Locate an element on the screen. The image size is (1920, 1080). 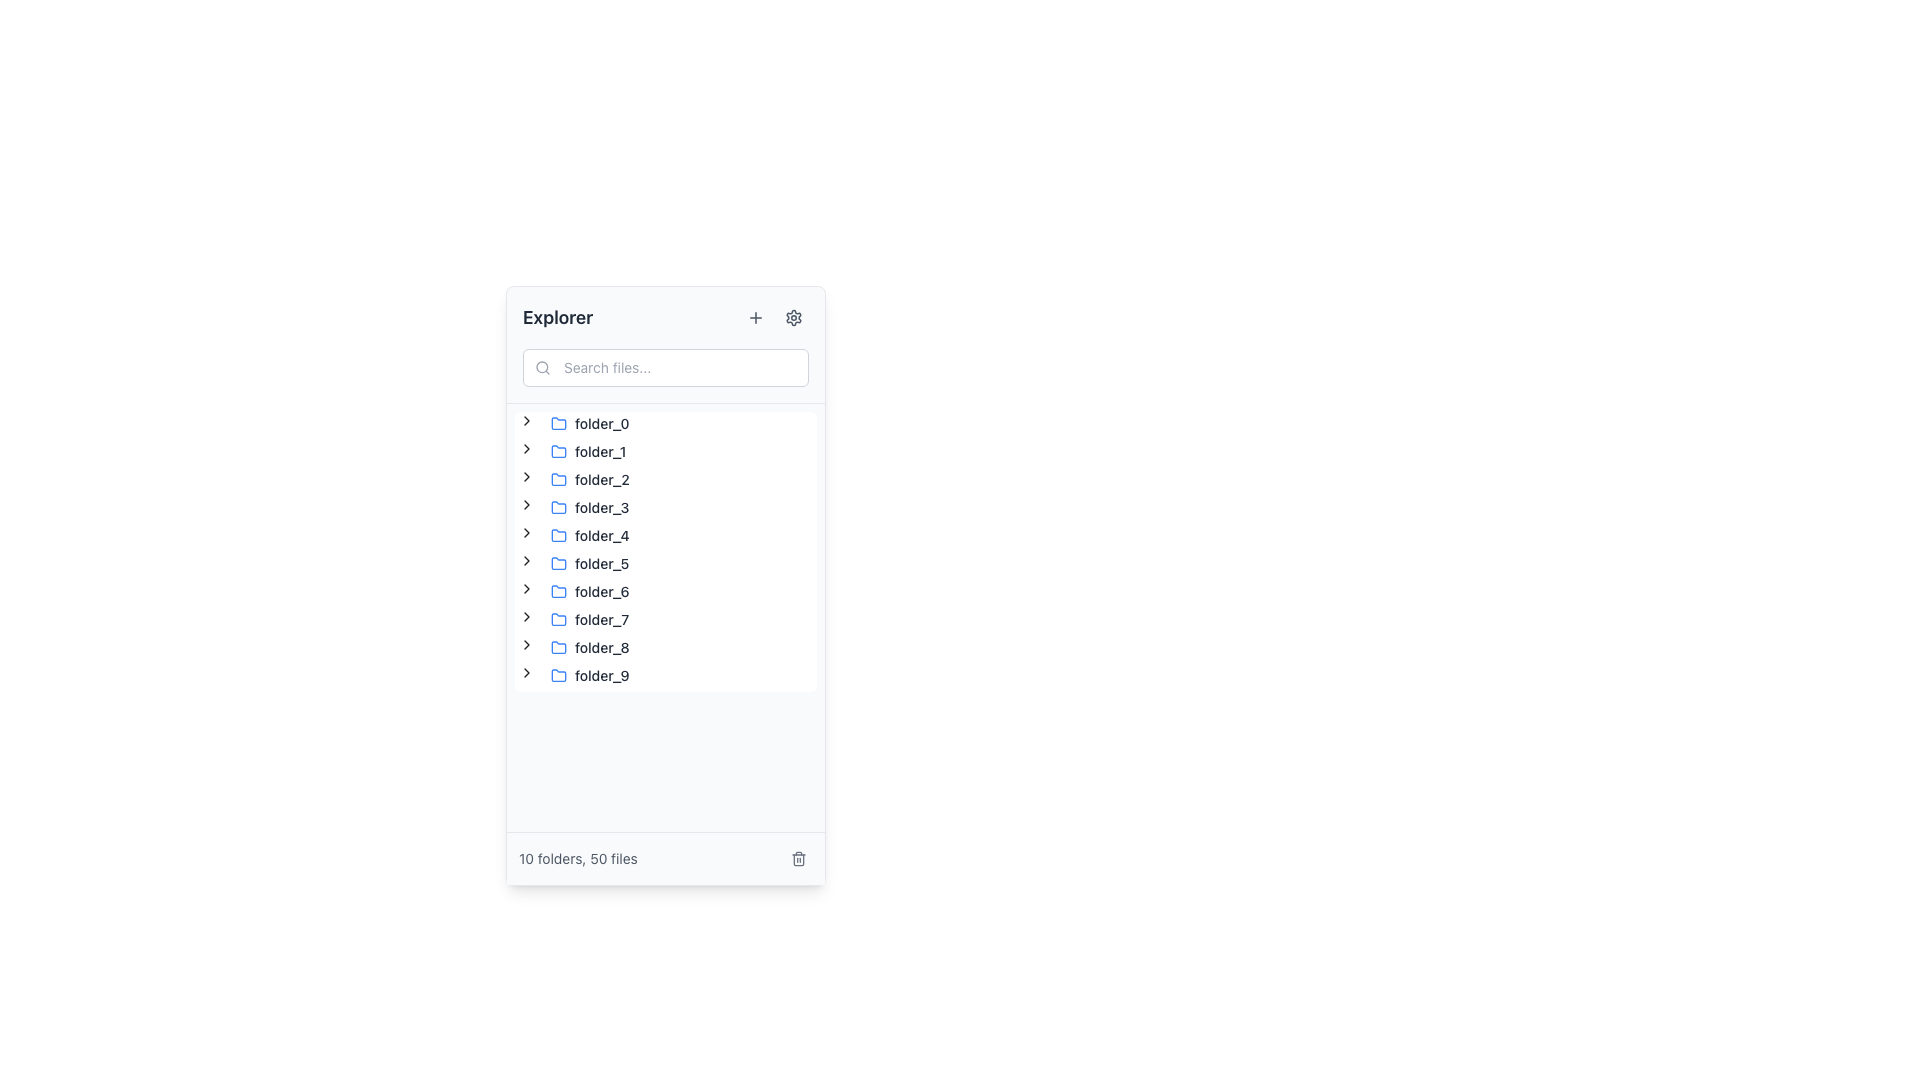
the folder labeled 'folder_9' which is the last item is located at coordinates (575, 675).